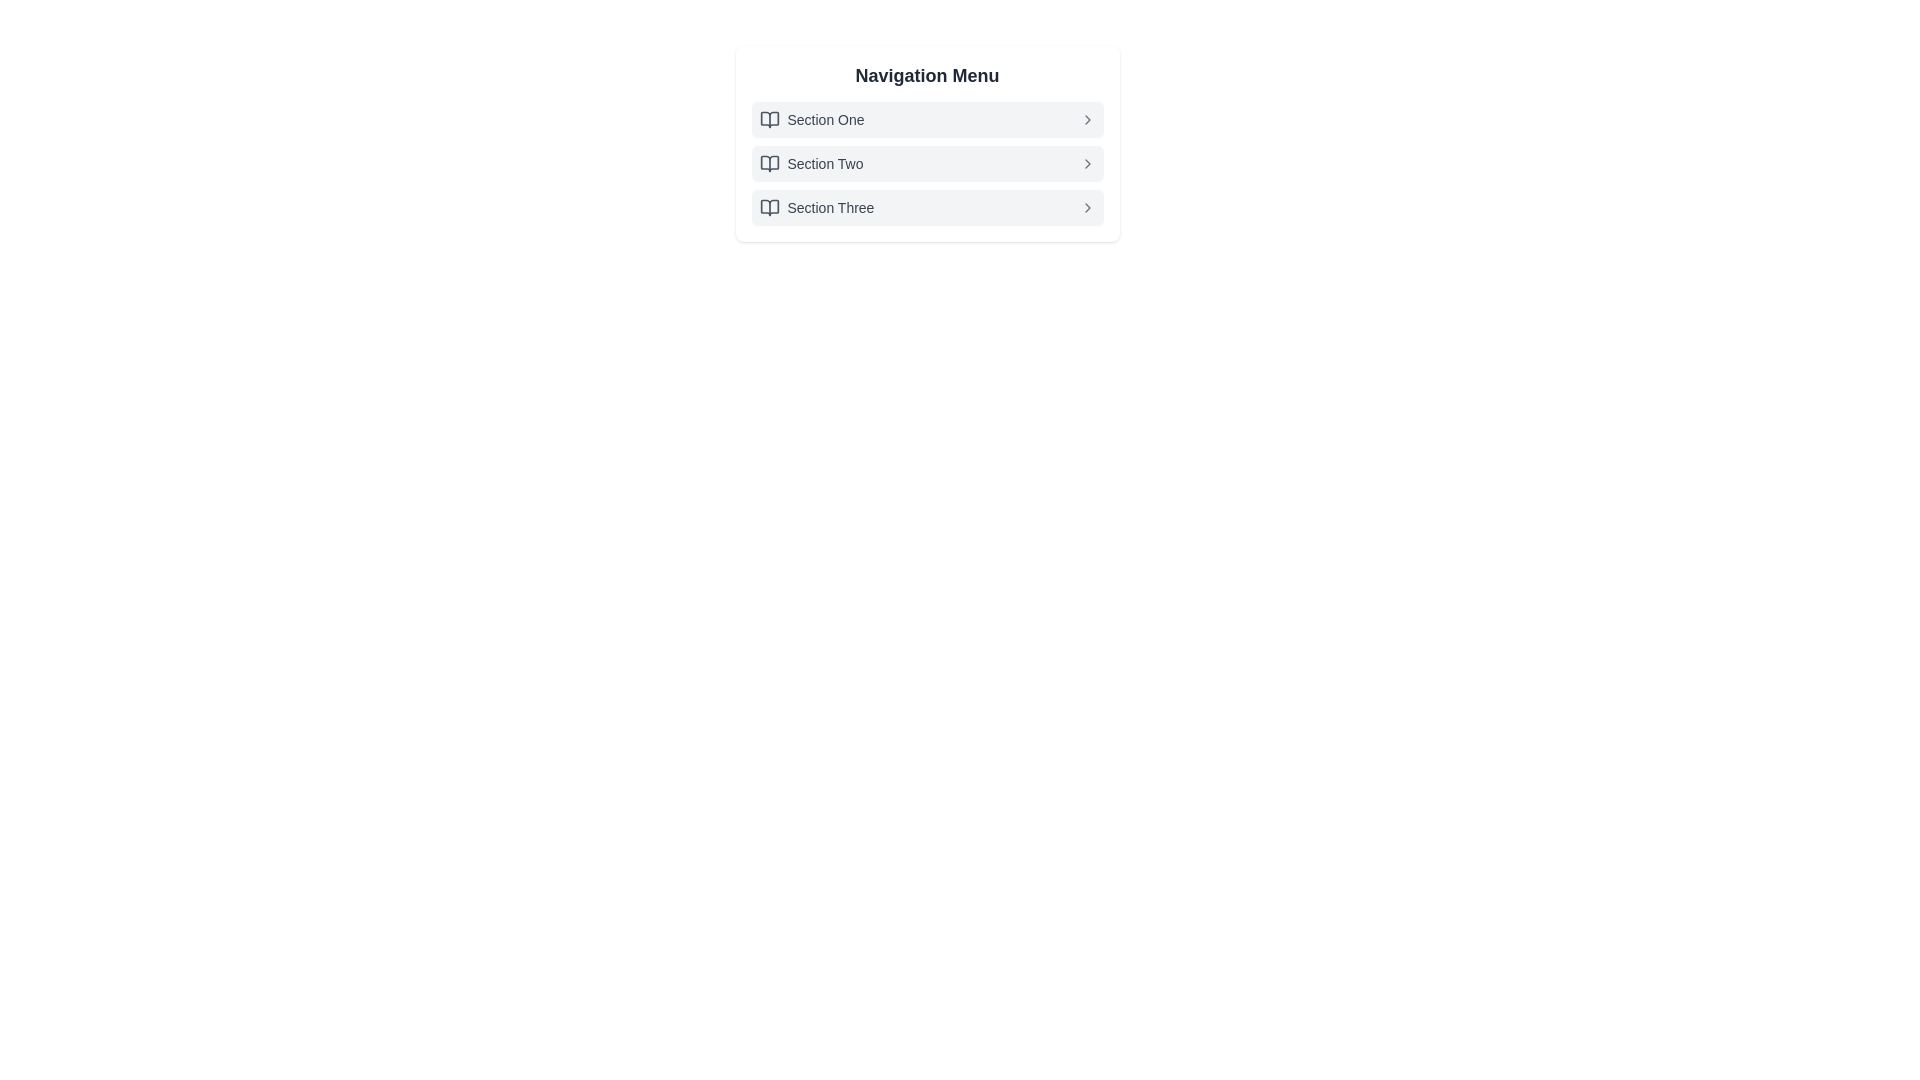 This screenshot has width=1920, height=1080. I want to click on the navigation icon, which is a chevron located at the far right of the 'Section One' row in the navigation menu, so click(1086, 119).